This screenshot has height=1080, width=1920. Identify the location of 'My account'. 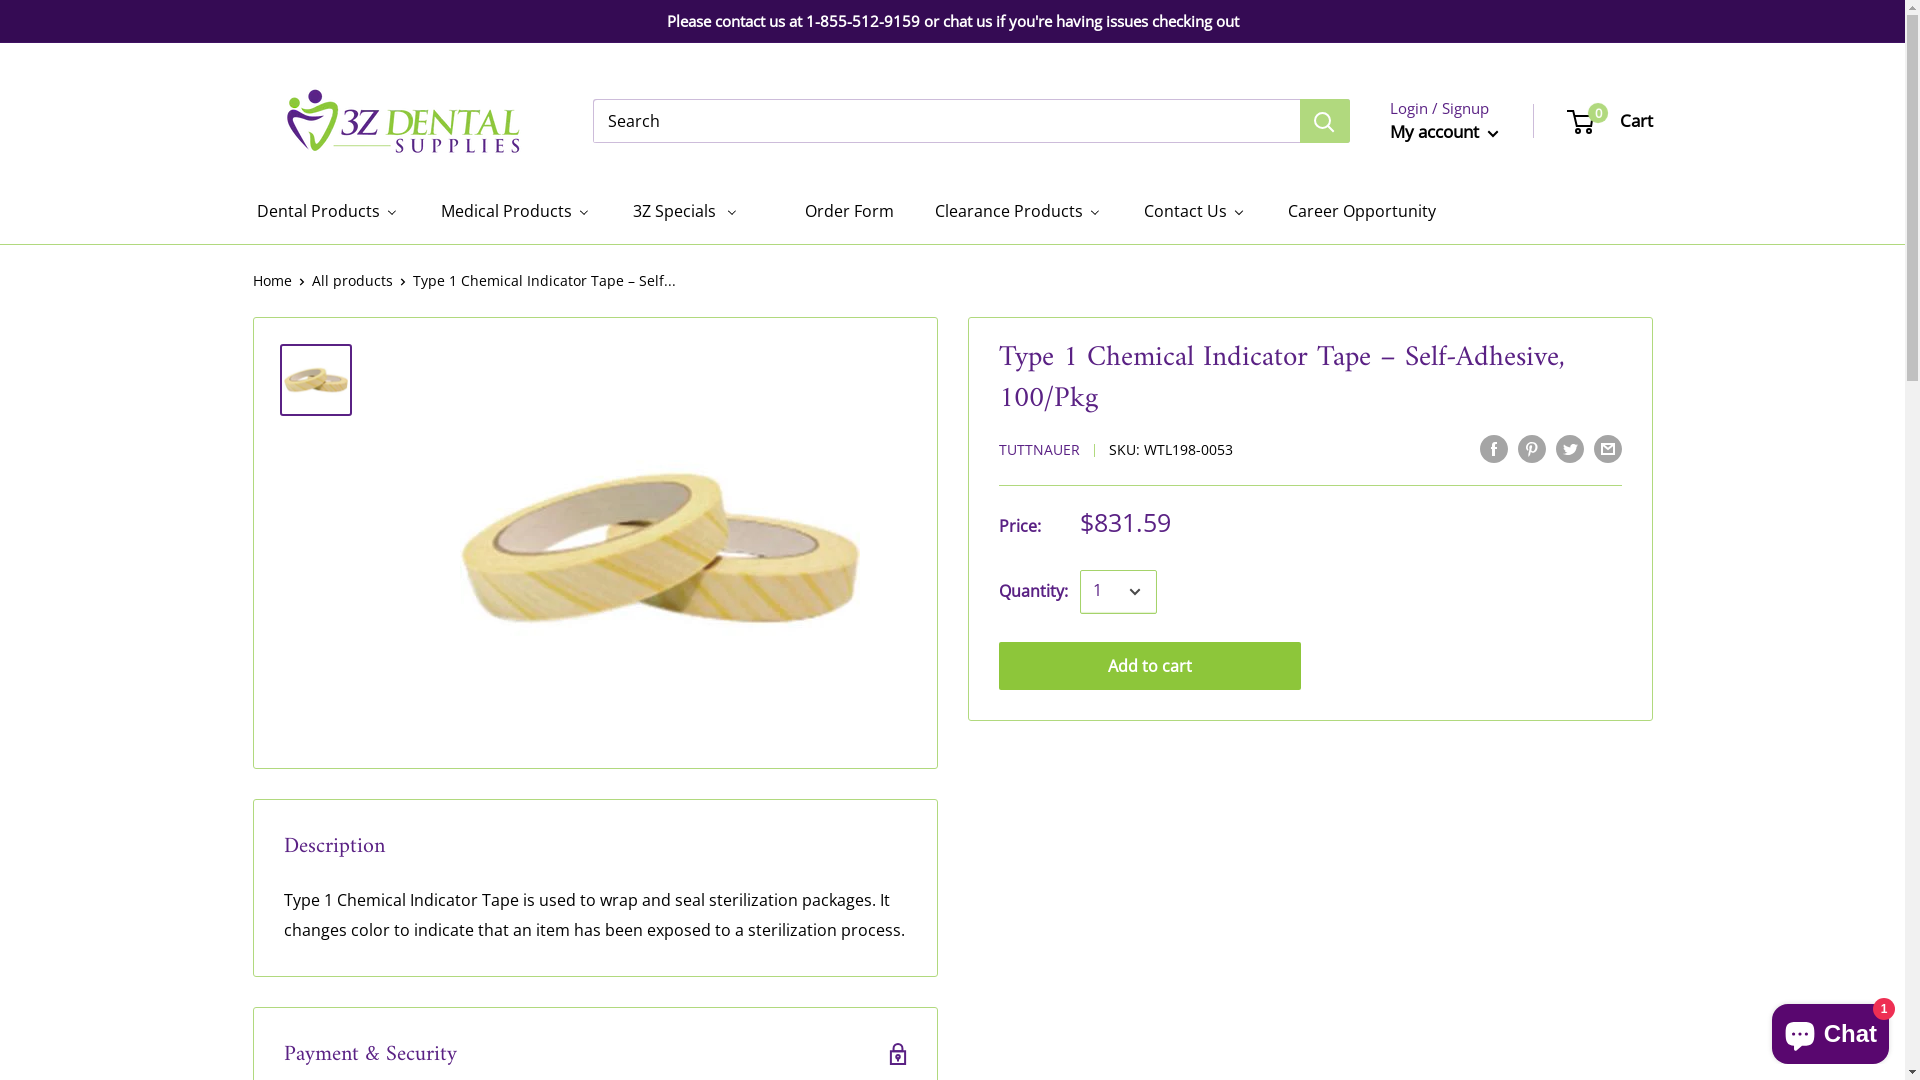
(1444, 131).